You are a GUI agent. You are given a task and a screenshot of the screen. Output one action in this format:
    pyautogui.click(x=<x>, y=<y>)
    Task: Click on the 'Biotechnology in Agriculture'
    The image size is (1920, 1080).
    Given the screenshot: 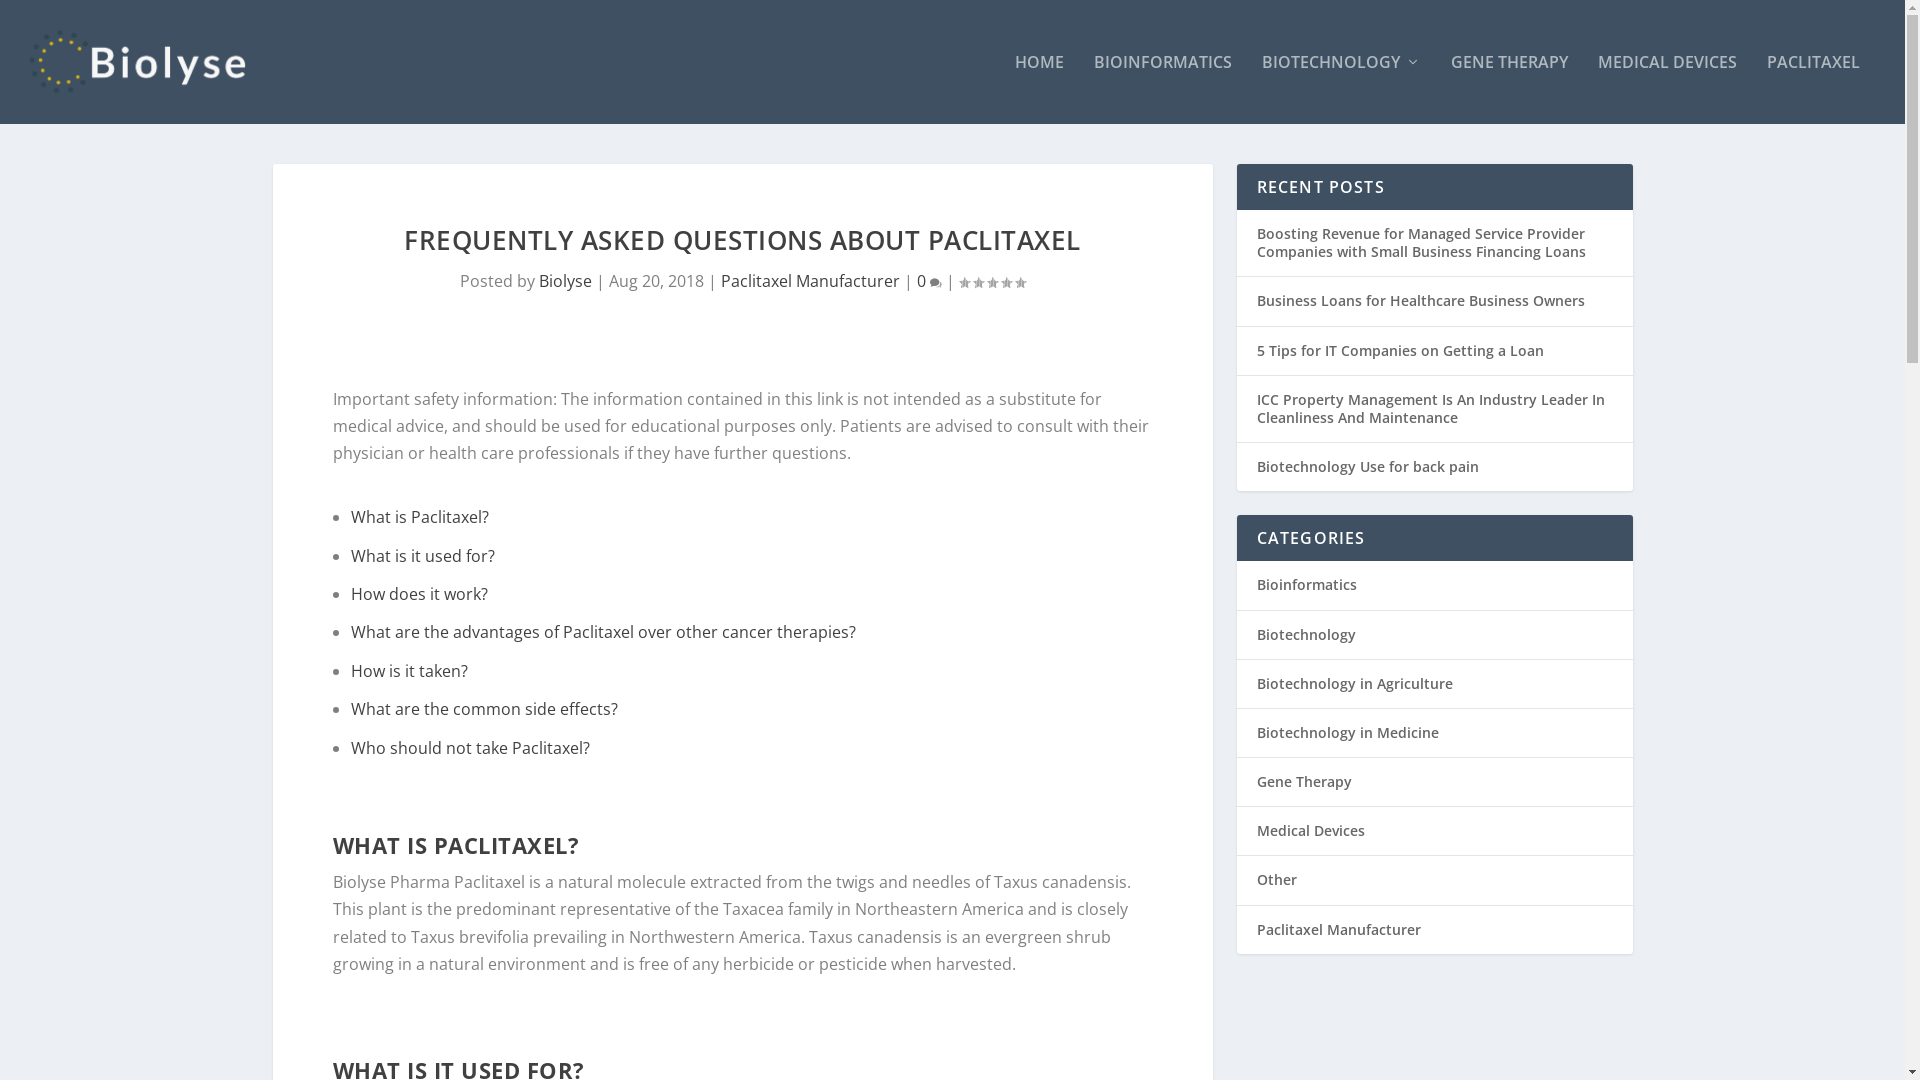 What is the action you would take?
    pyautogui.click(x=1353, y=682)
    